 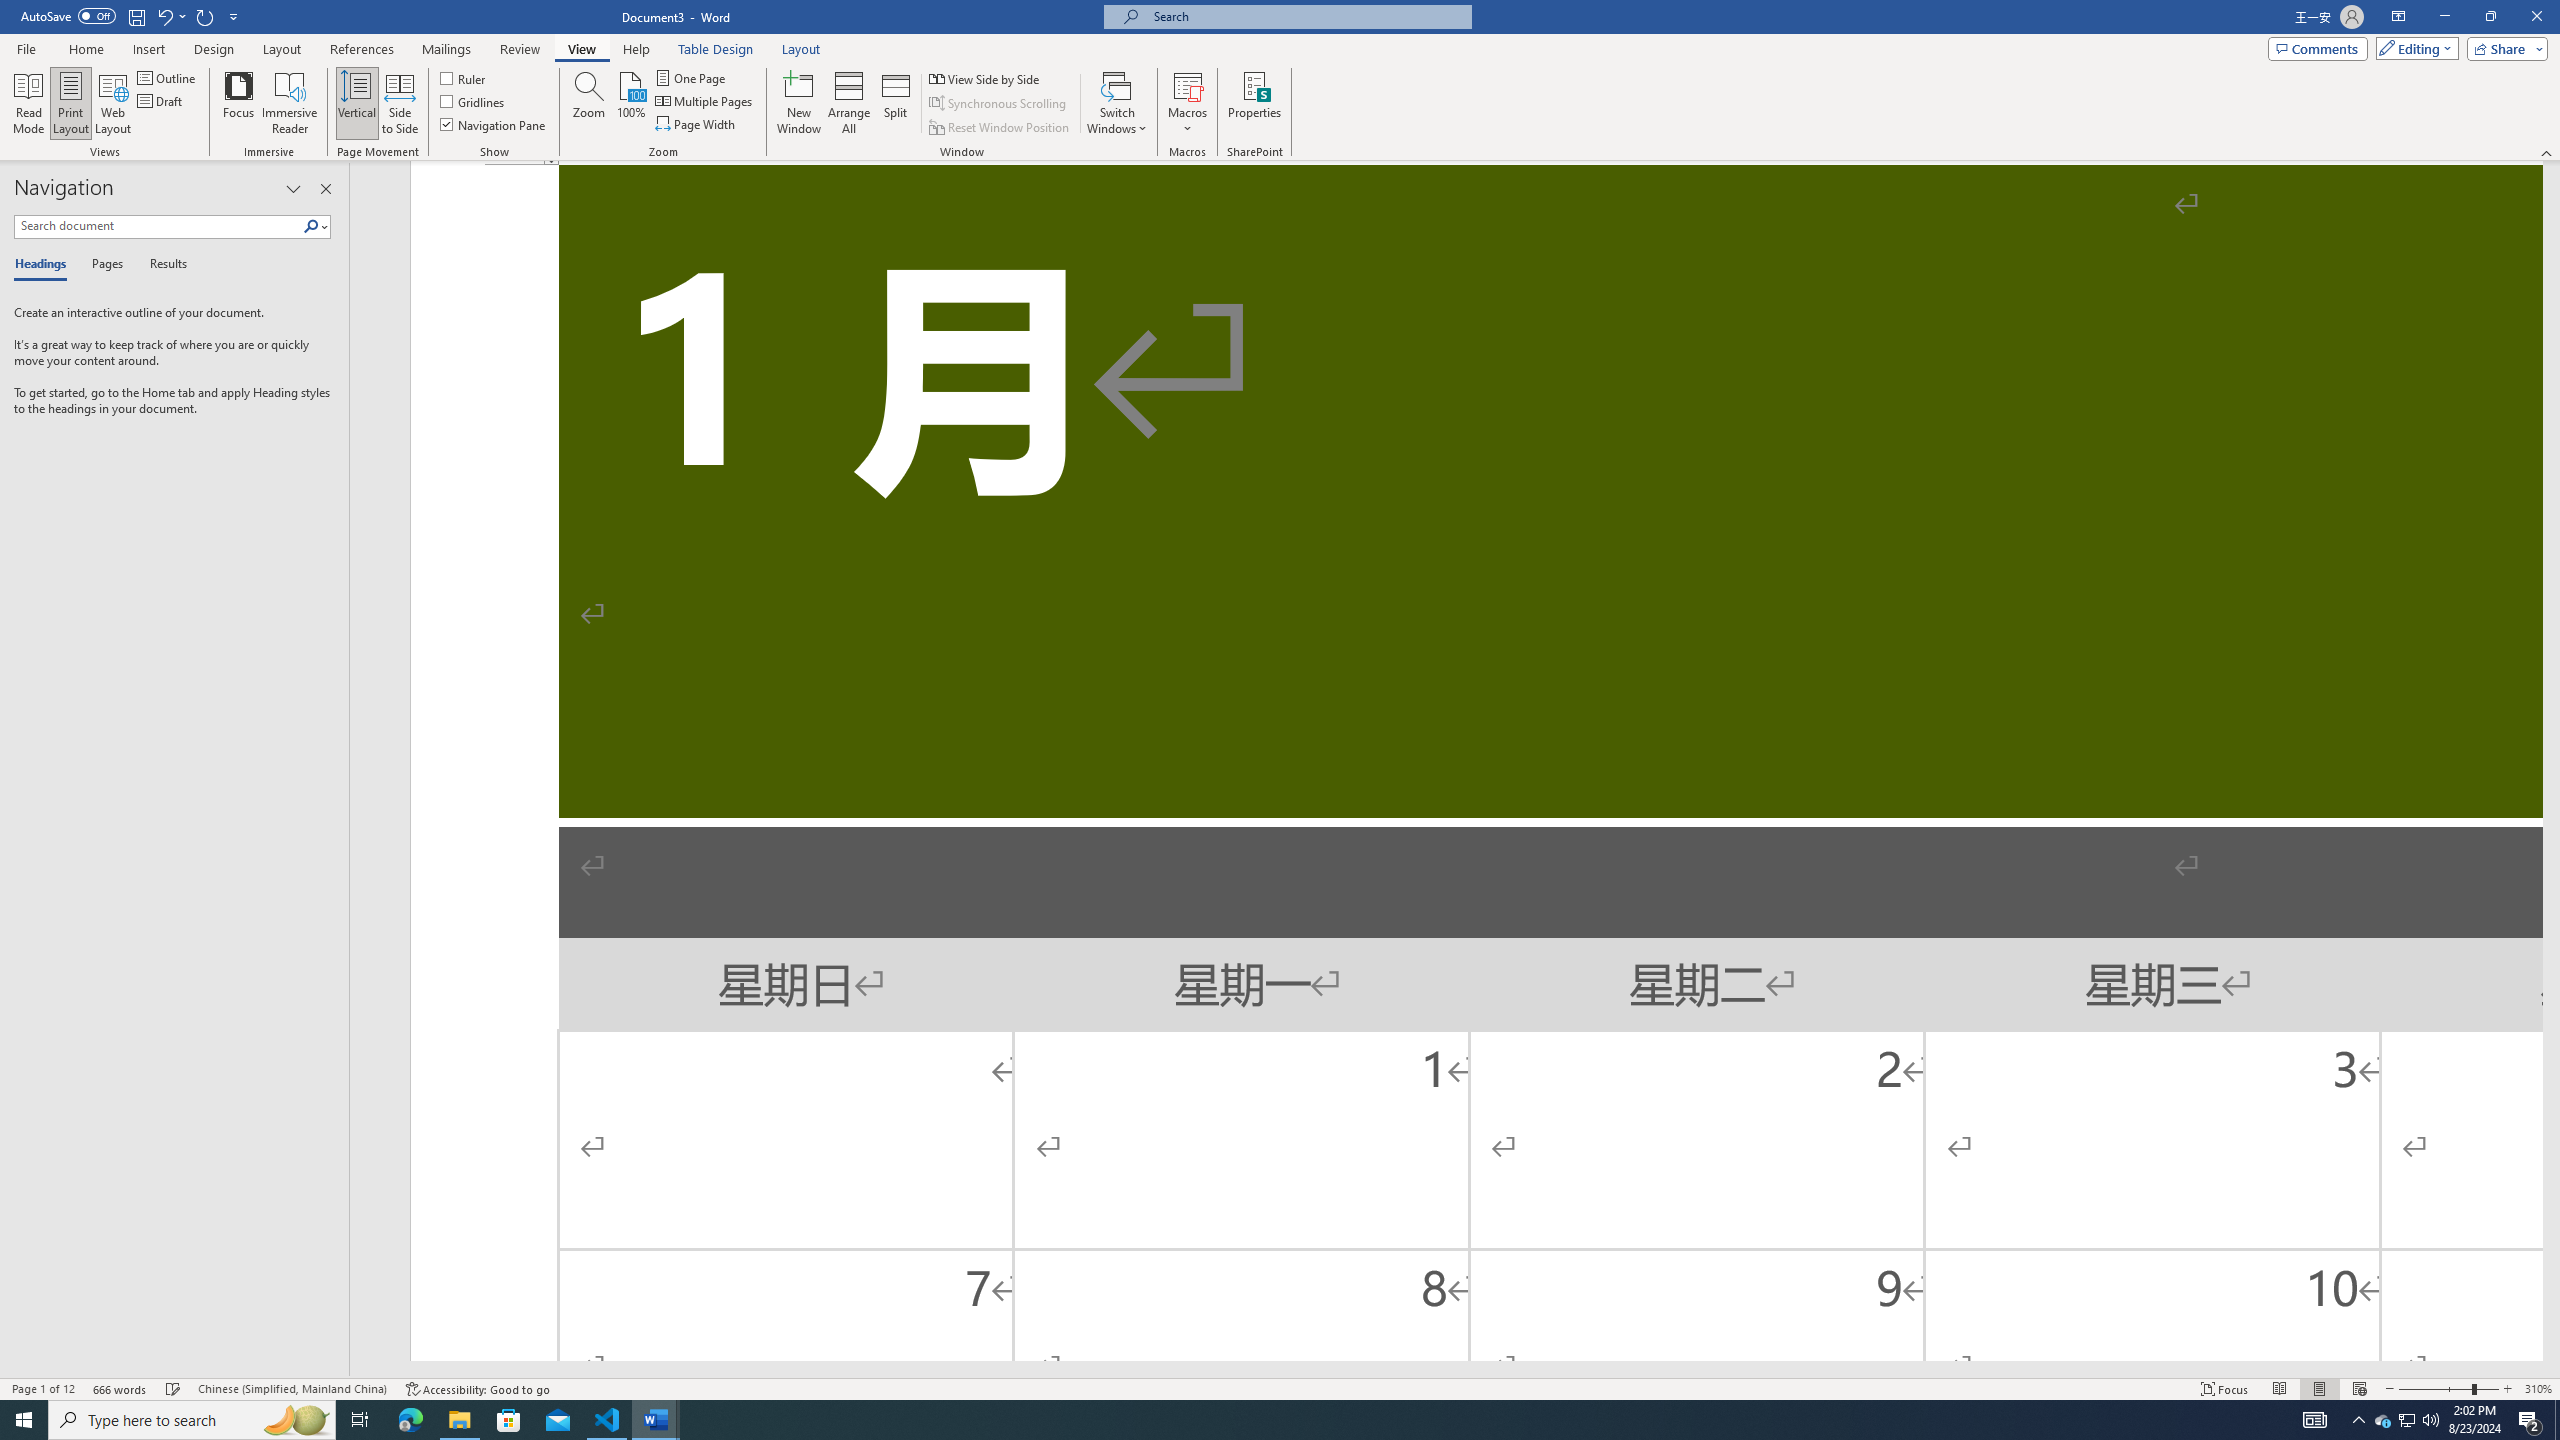 What do you see at coordinates (2434, 1389) in the screenshot?
I see `'Zoom Out'` at bounding box center [2434, 1389].